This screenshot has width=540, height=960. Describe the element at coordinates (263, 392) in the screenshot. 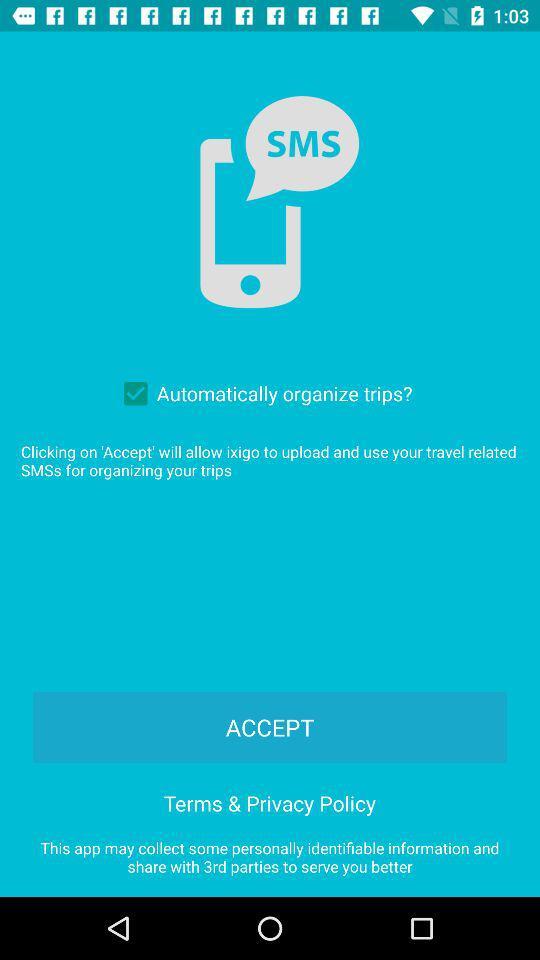

I see `item above the clicking on accept item` at that location.